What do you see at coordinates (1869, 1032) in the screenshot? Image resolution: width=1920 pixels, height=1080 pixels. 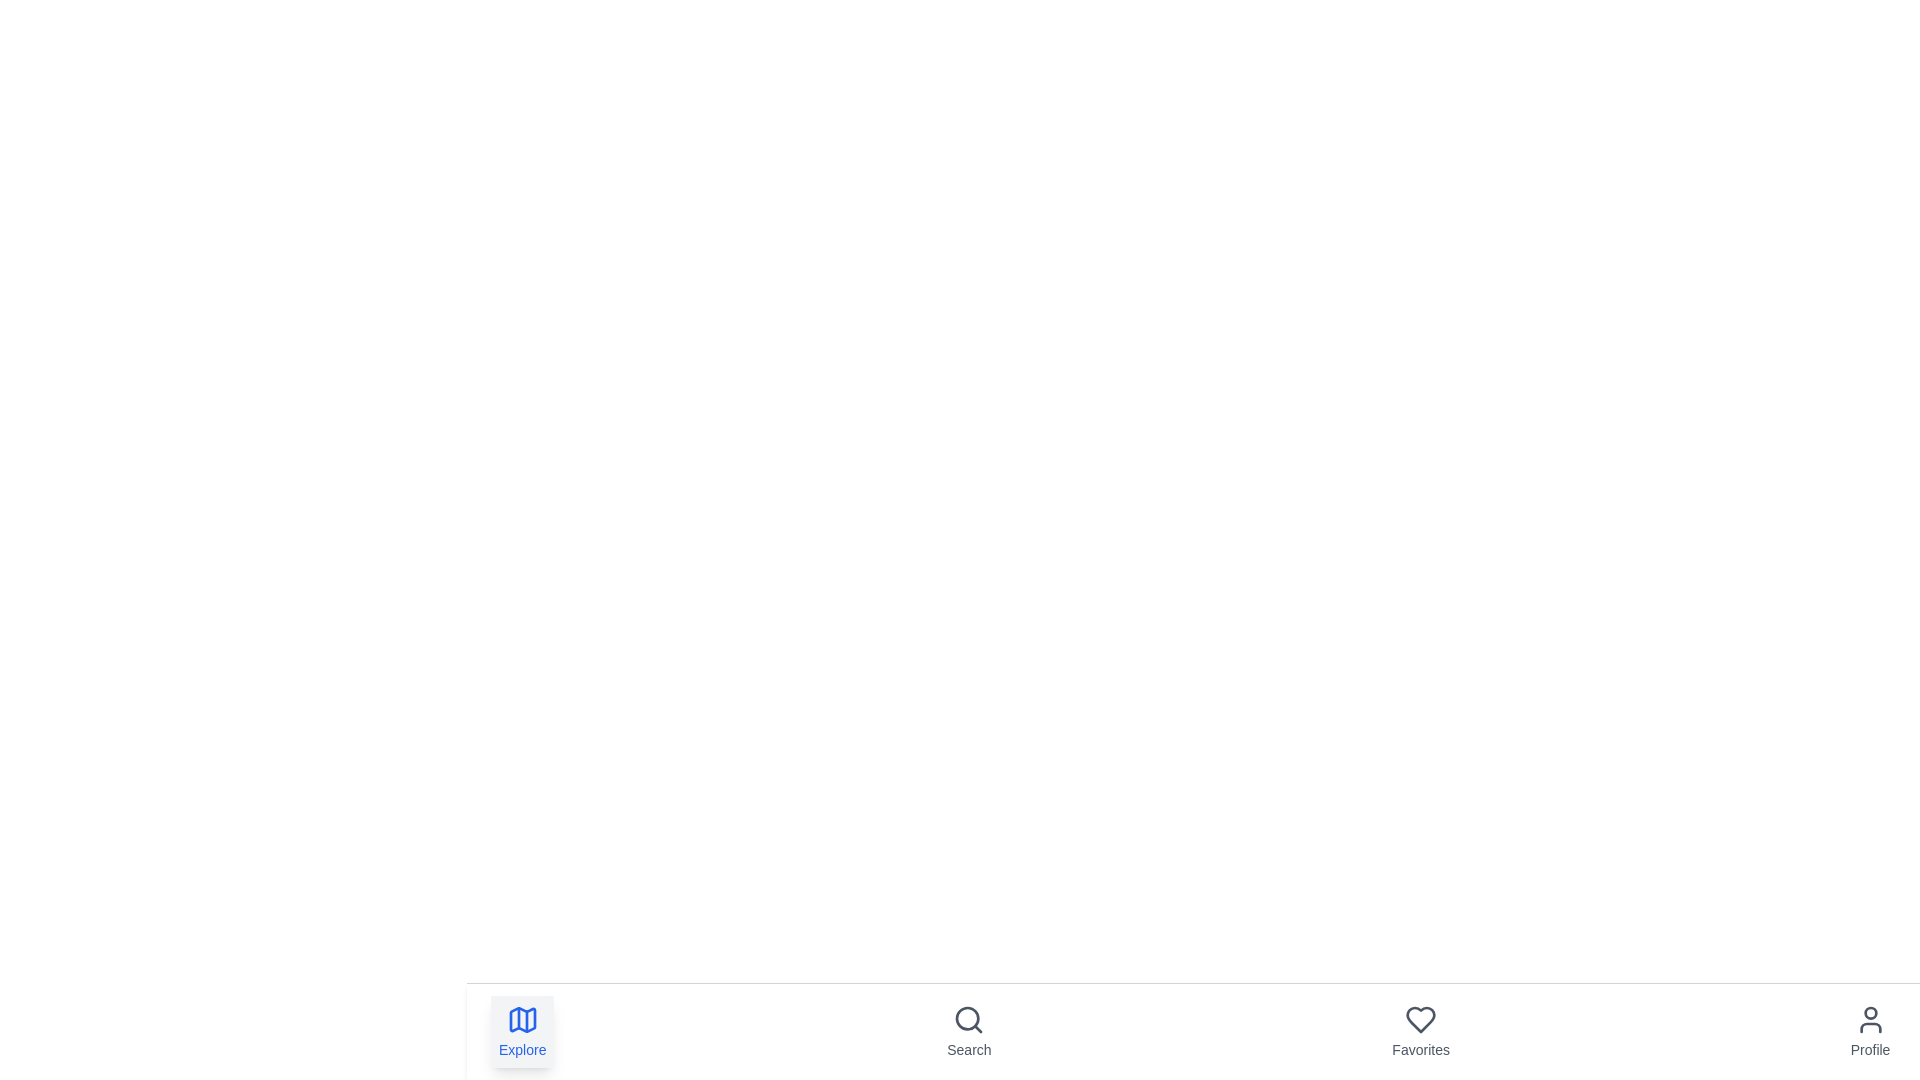 I see `the navigation item labeled Profile` at bounding box center [1869, 1032].